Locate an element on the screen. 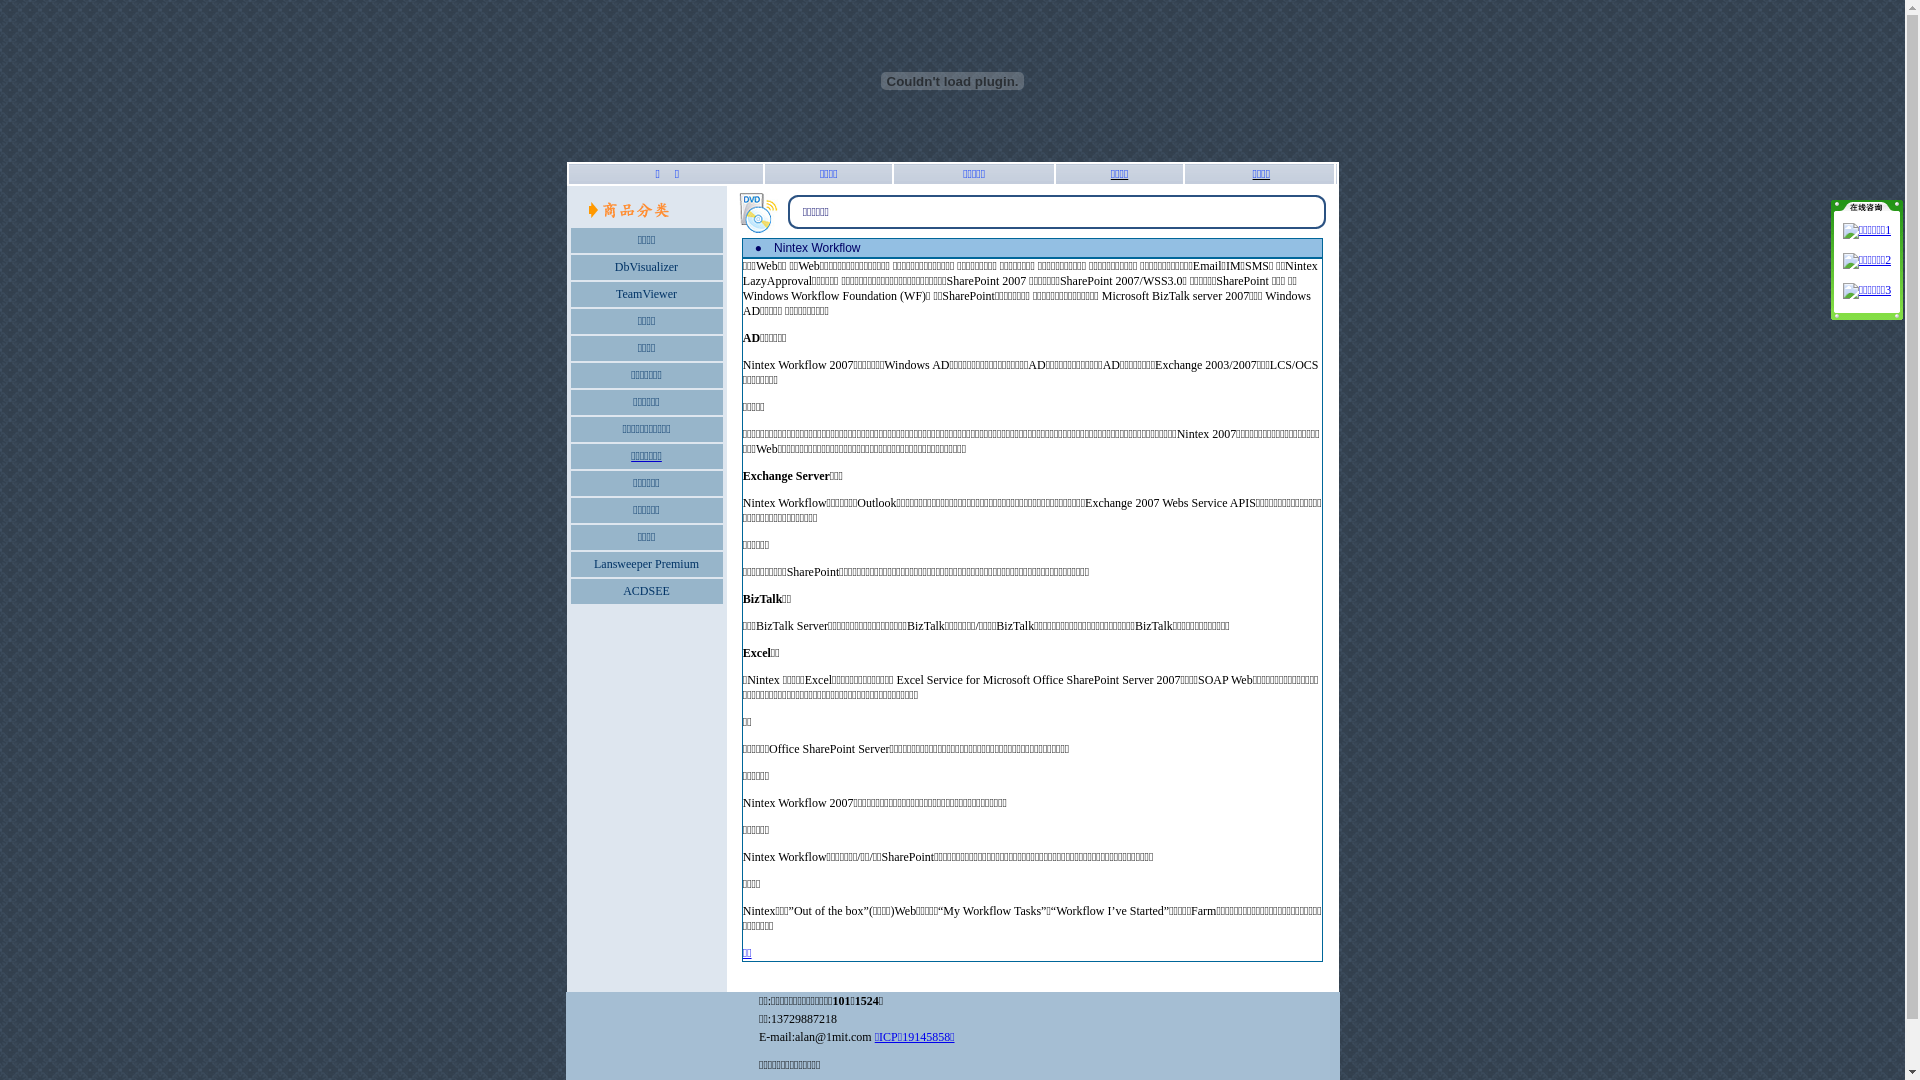 The width and height of the screenshot is (1920, 1080). 'ACDSEE' is located at coordinates (646, 589).